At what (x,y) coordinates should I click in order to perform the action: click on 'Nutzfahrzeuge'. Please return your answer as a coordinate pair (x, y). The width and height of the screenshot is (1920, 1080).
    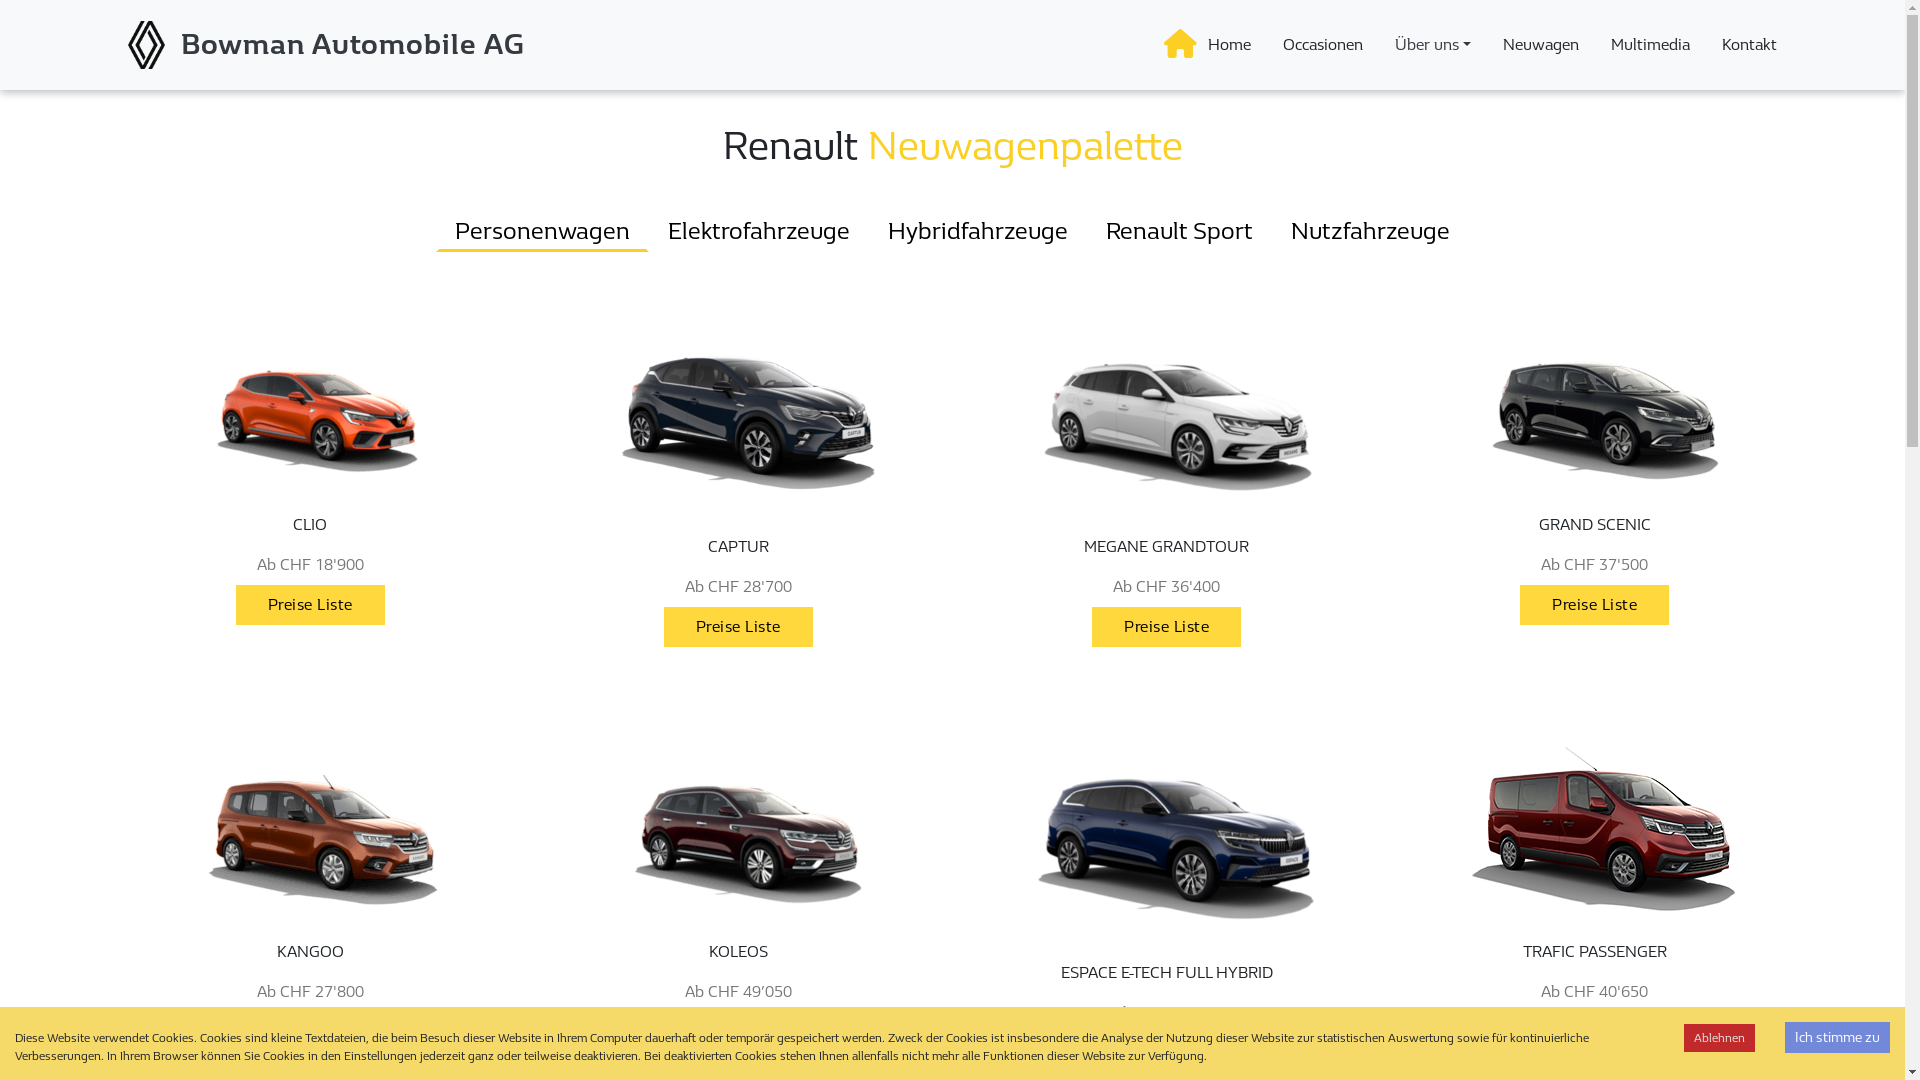
    Looking at the image, I should click on (1369, 230).